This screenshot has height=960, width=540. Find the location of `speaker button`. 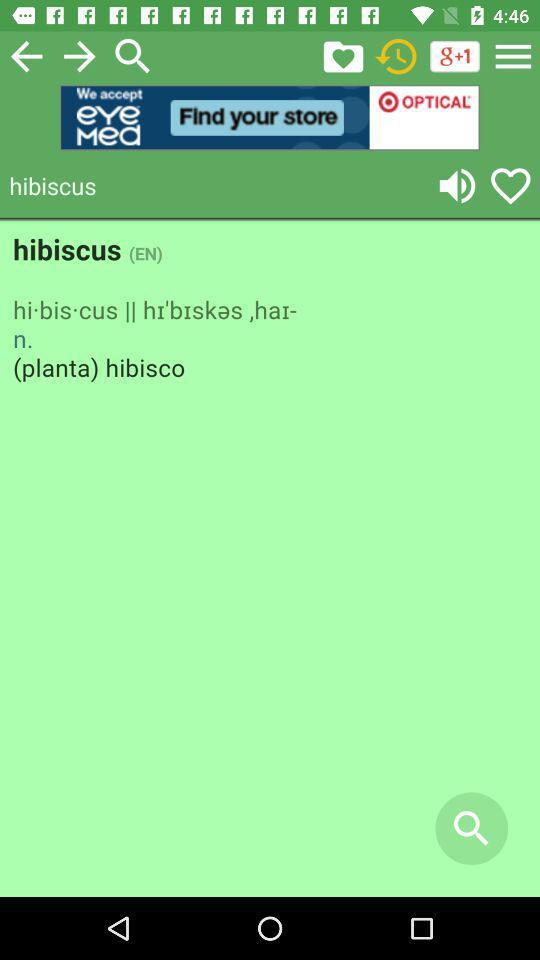

speaker button is located at coordinates (457, 185).